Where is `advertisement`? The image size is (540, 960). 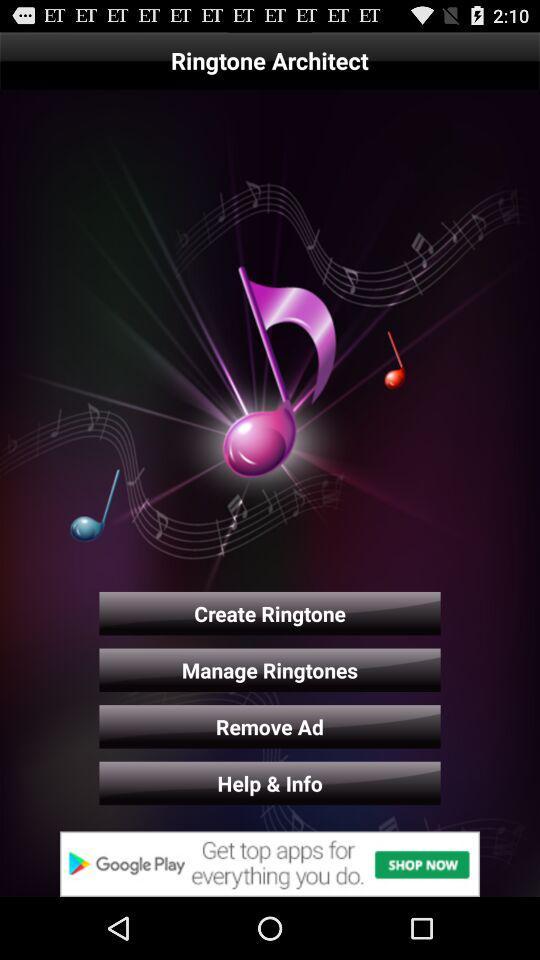 advertisement is located at coordinates (270, 863).